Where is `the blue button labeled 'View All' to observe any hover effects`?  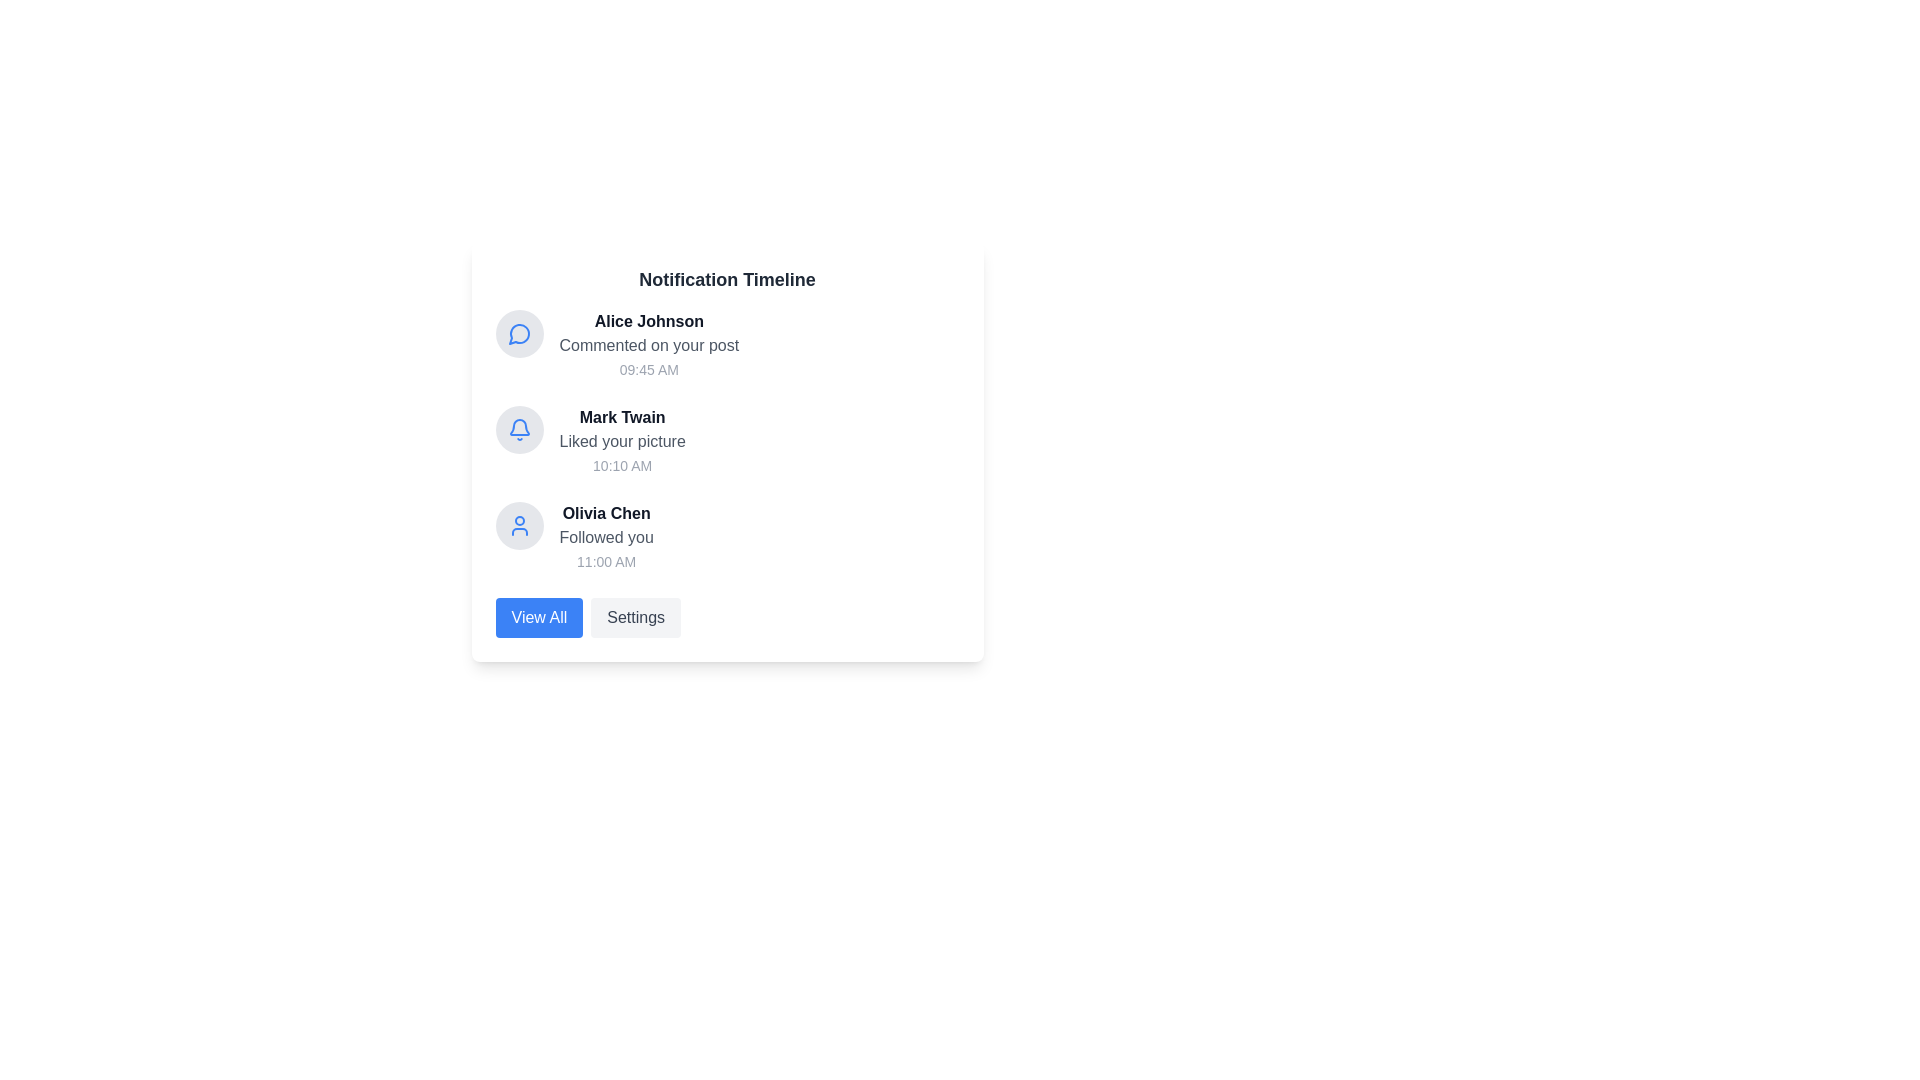
the blue button labeled 'View All' to observe any hover effects is located at coordinates (539, 616).